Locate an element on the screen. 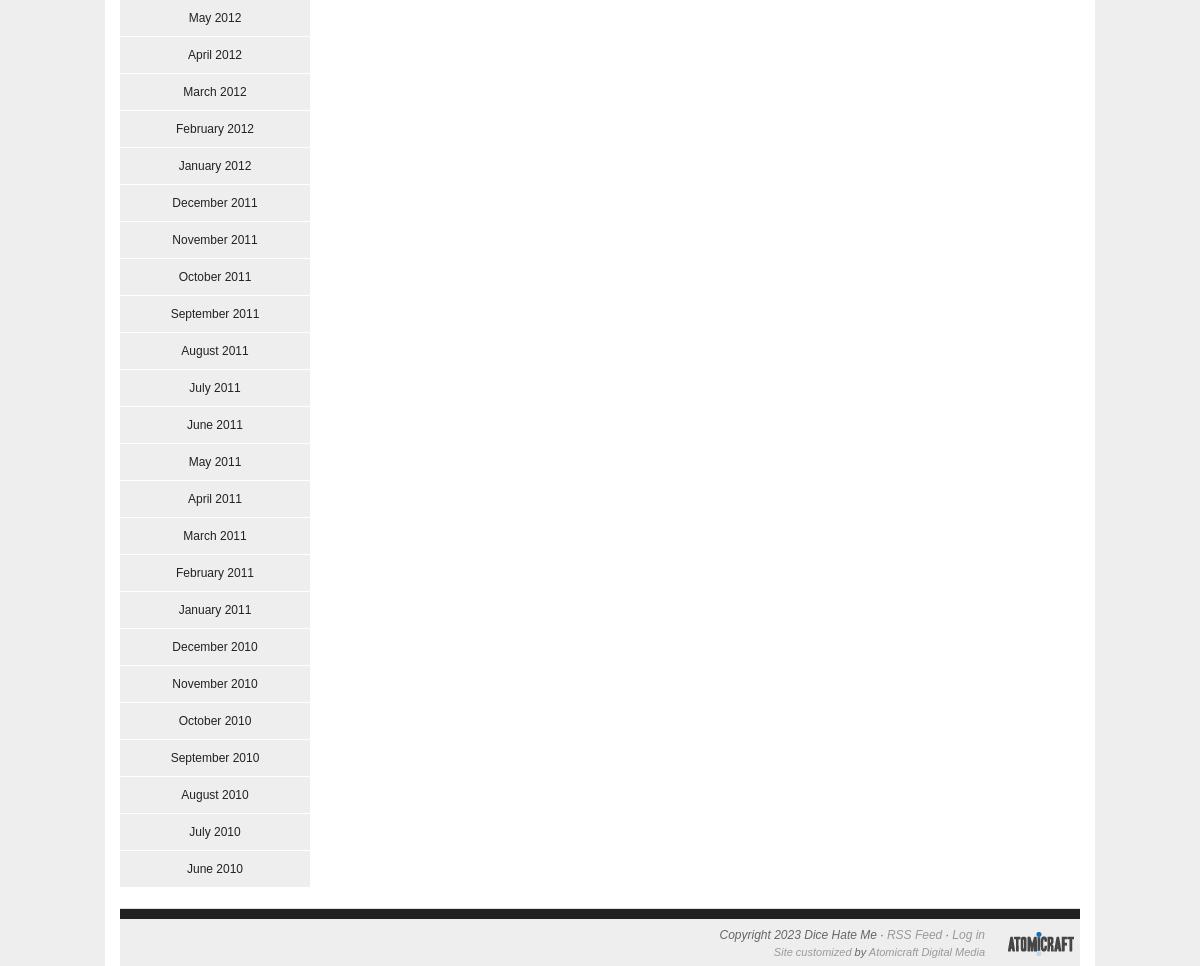 This screenshot has width=1200, height=966. 'January 2011' is located at coordinates (176, 610).